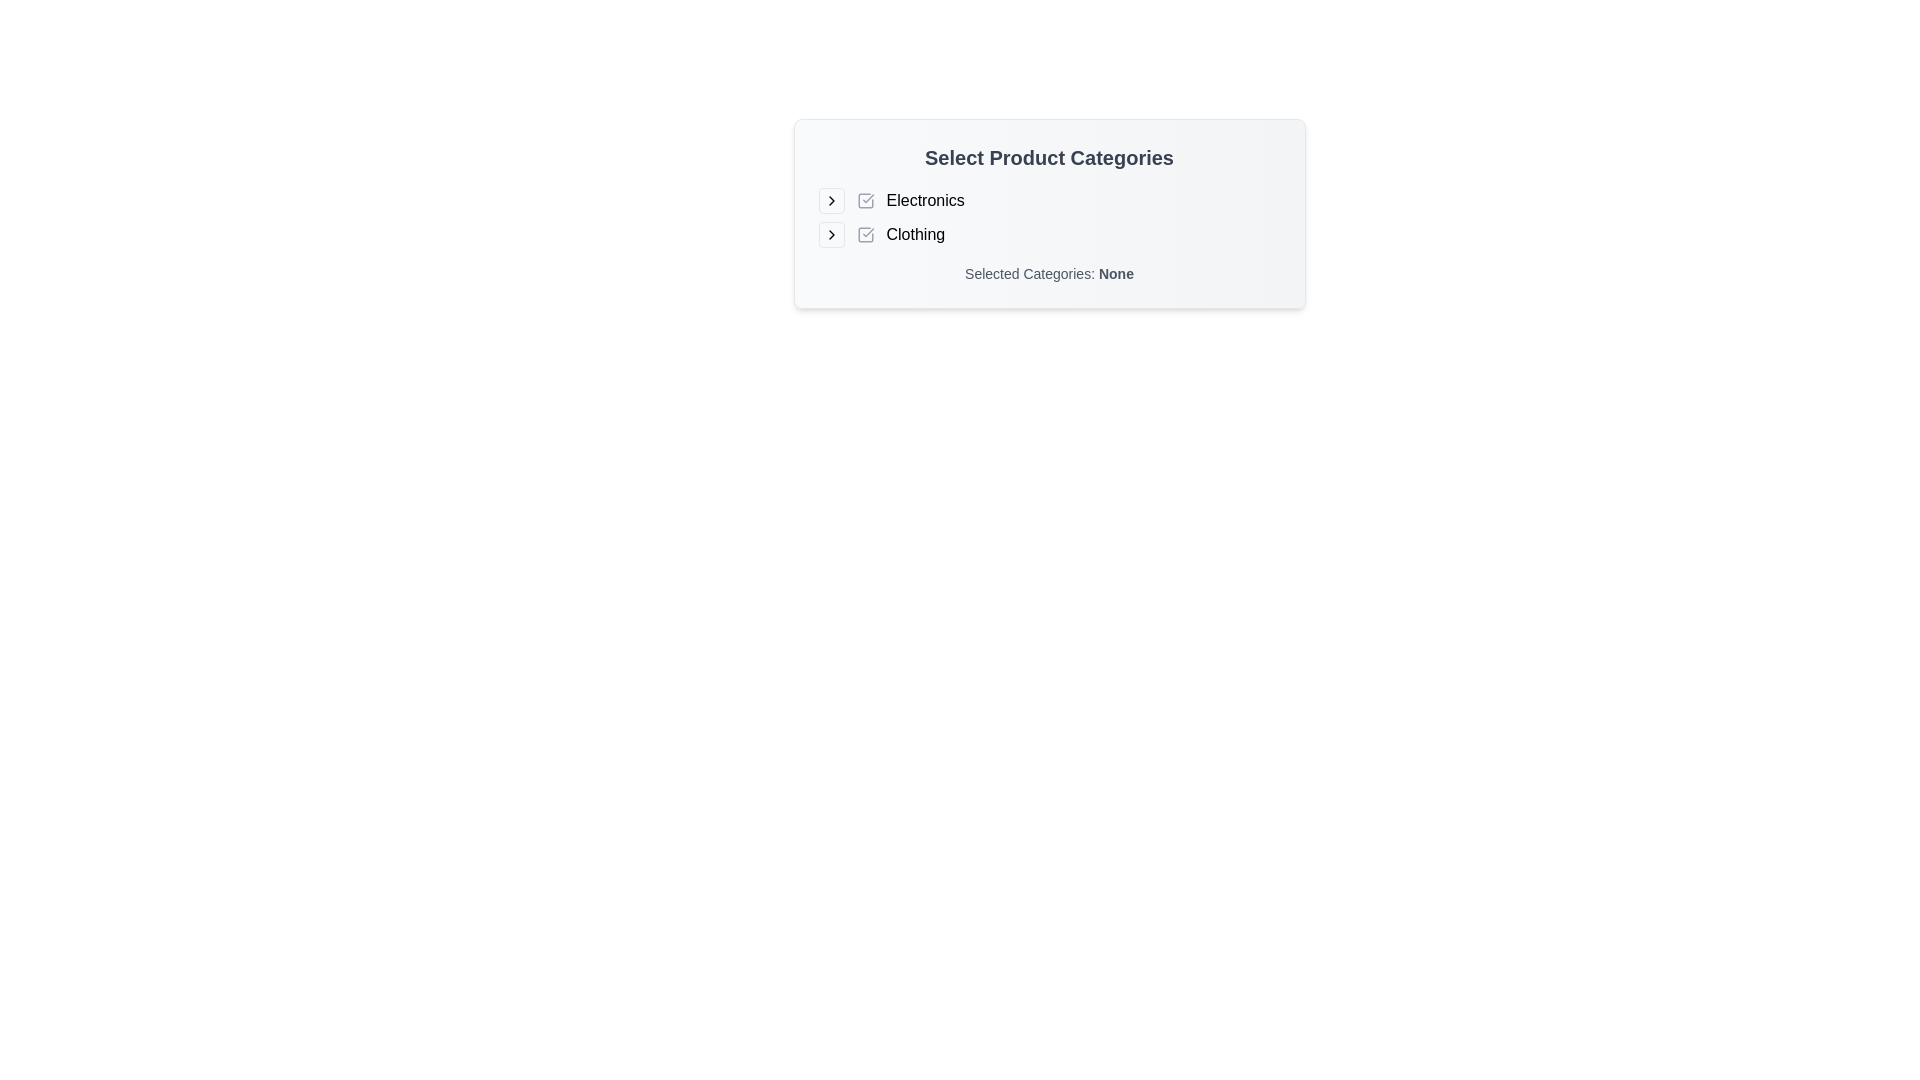 This screenshot has width=1920, height=1080. What do you see at coordinates (831, 200) in the screenshot?
I see `the right-pointing chevron icon next to the 'Electronics' text in the 'Select Product Categories' interface for interaction feedback` at bounding box center [831, 200].